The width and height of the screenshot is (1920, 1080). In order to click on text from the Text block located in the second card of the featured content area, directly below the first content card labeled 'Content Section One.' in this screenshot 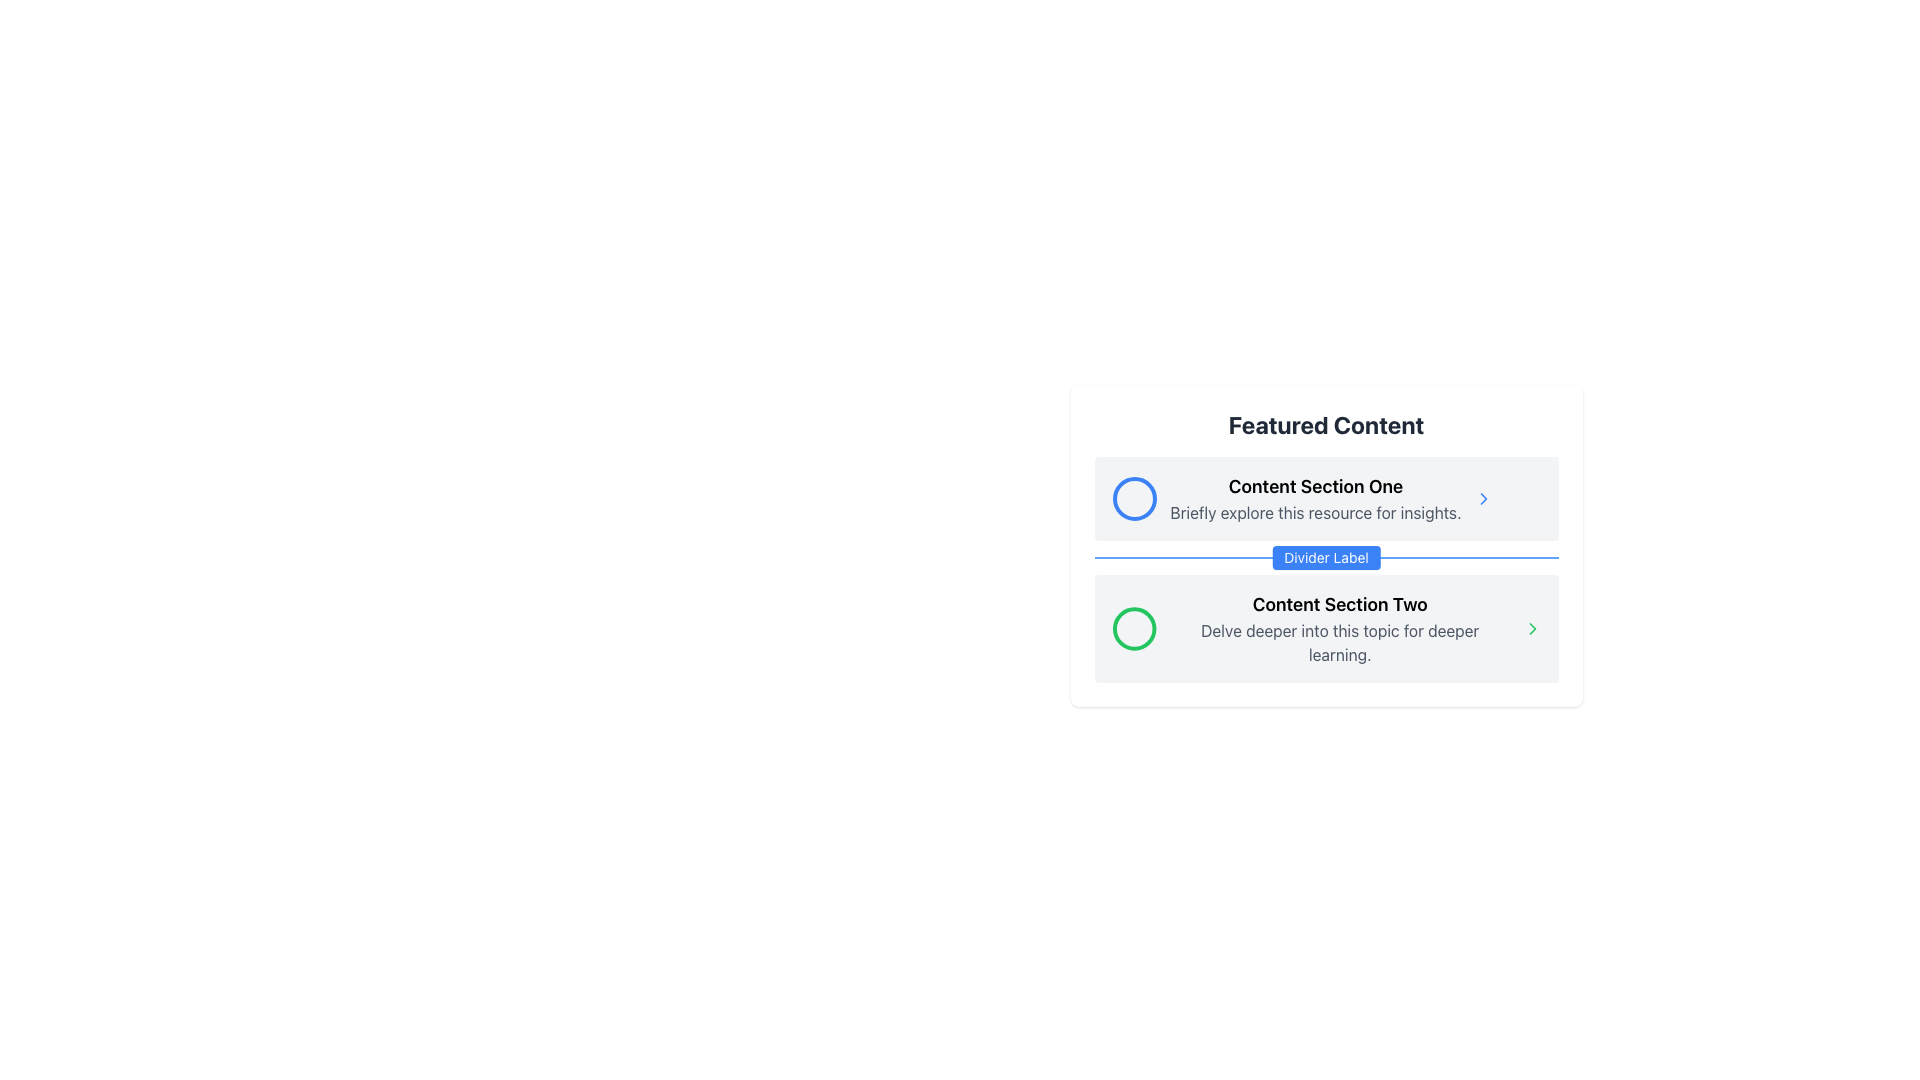, I will do `click(1340, 627)`.